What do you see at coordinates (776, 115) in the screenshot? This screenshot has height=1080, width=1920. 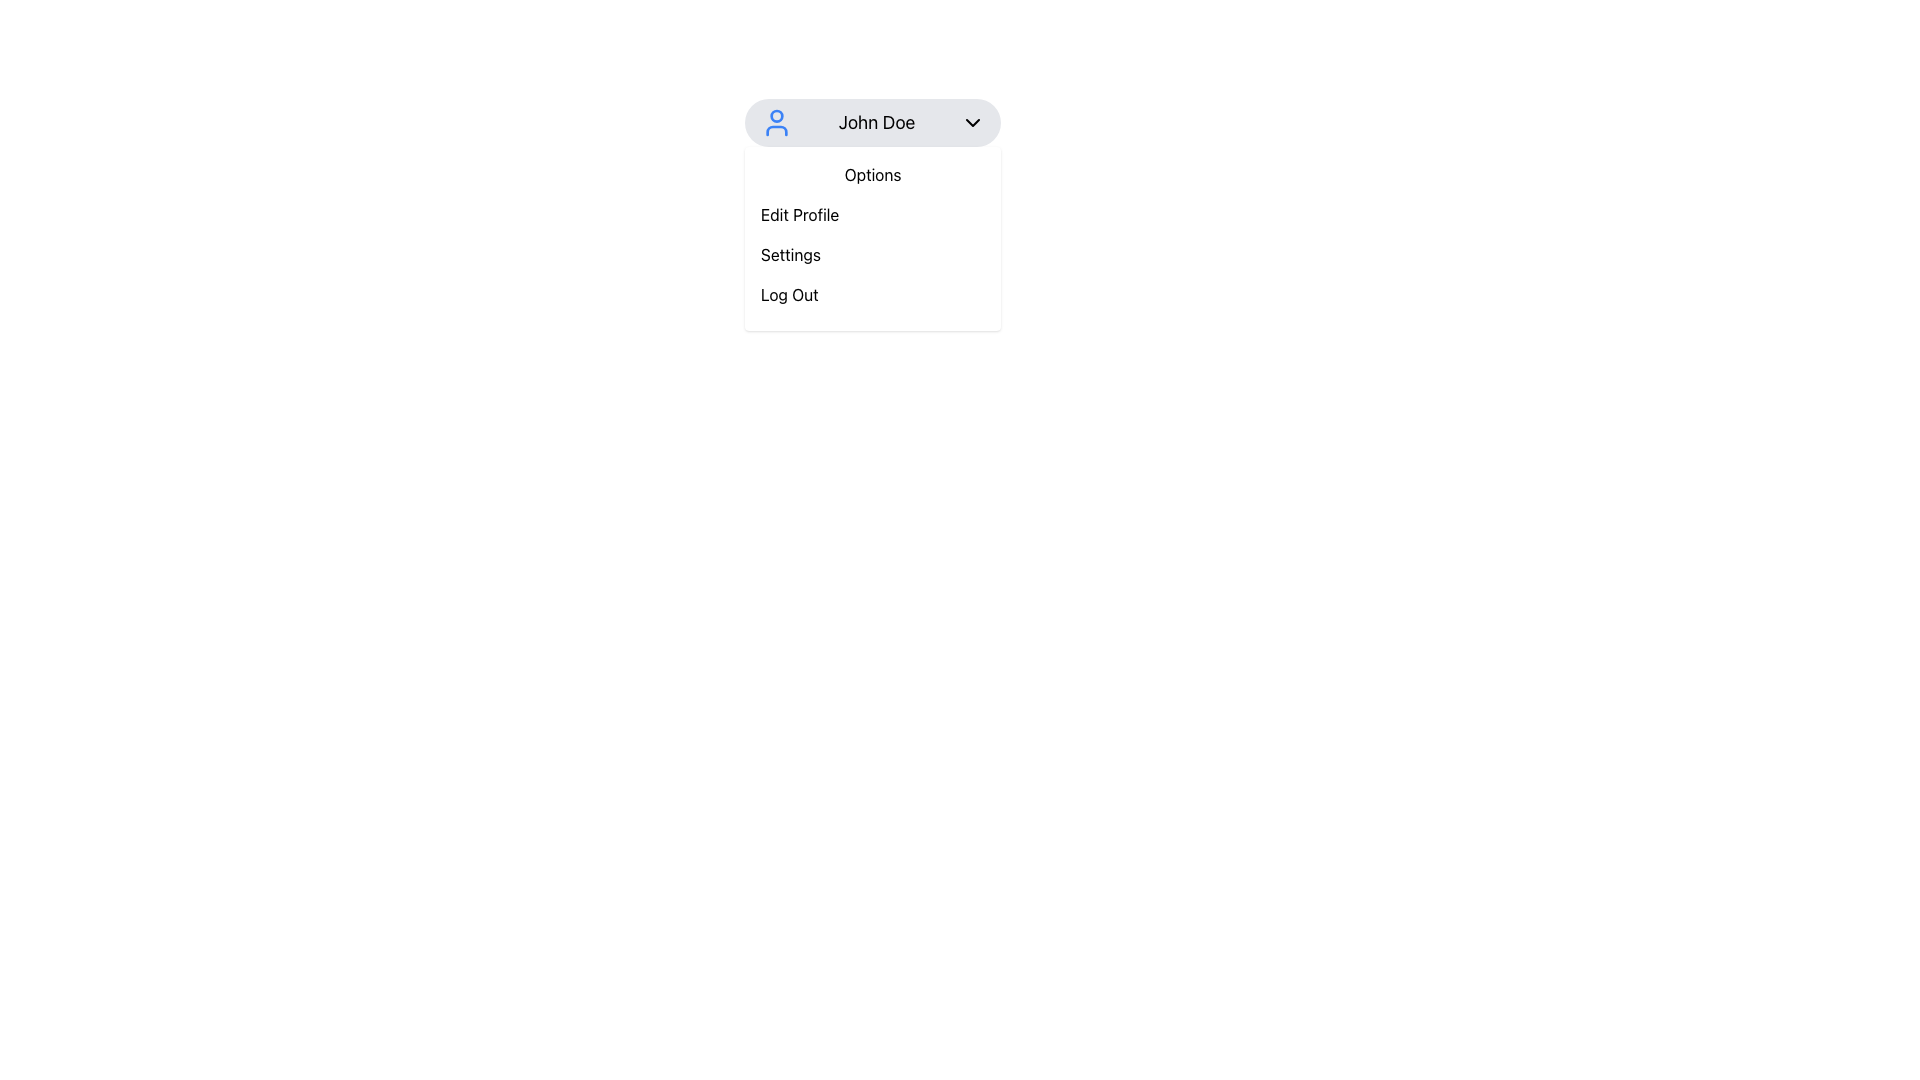 I see `the circular graphical element within the SVG that enhances visual communication in the profile dropdown` at bounding box center [776, 115].